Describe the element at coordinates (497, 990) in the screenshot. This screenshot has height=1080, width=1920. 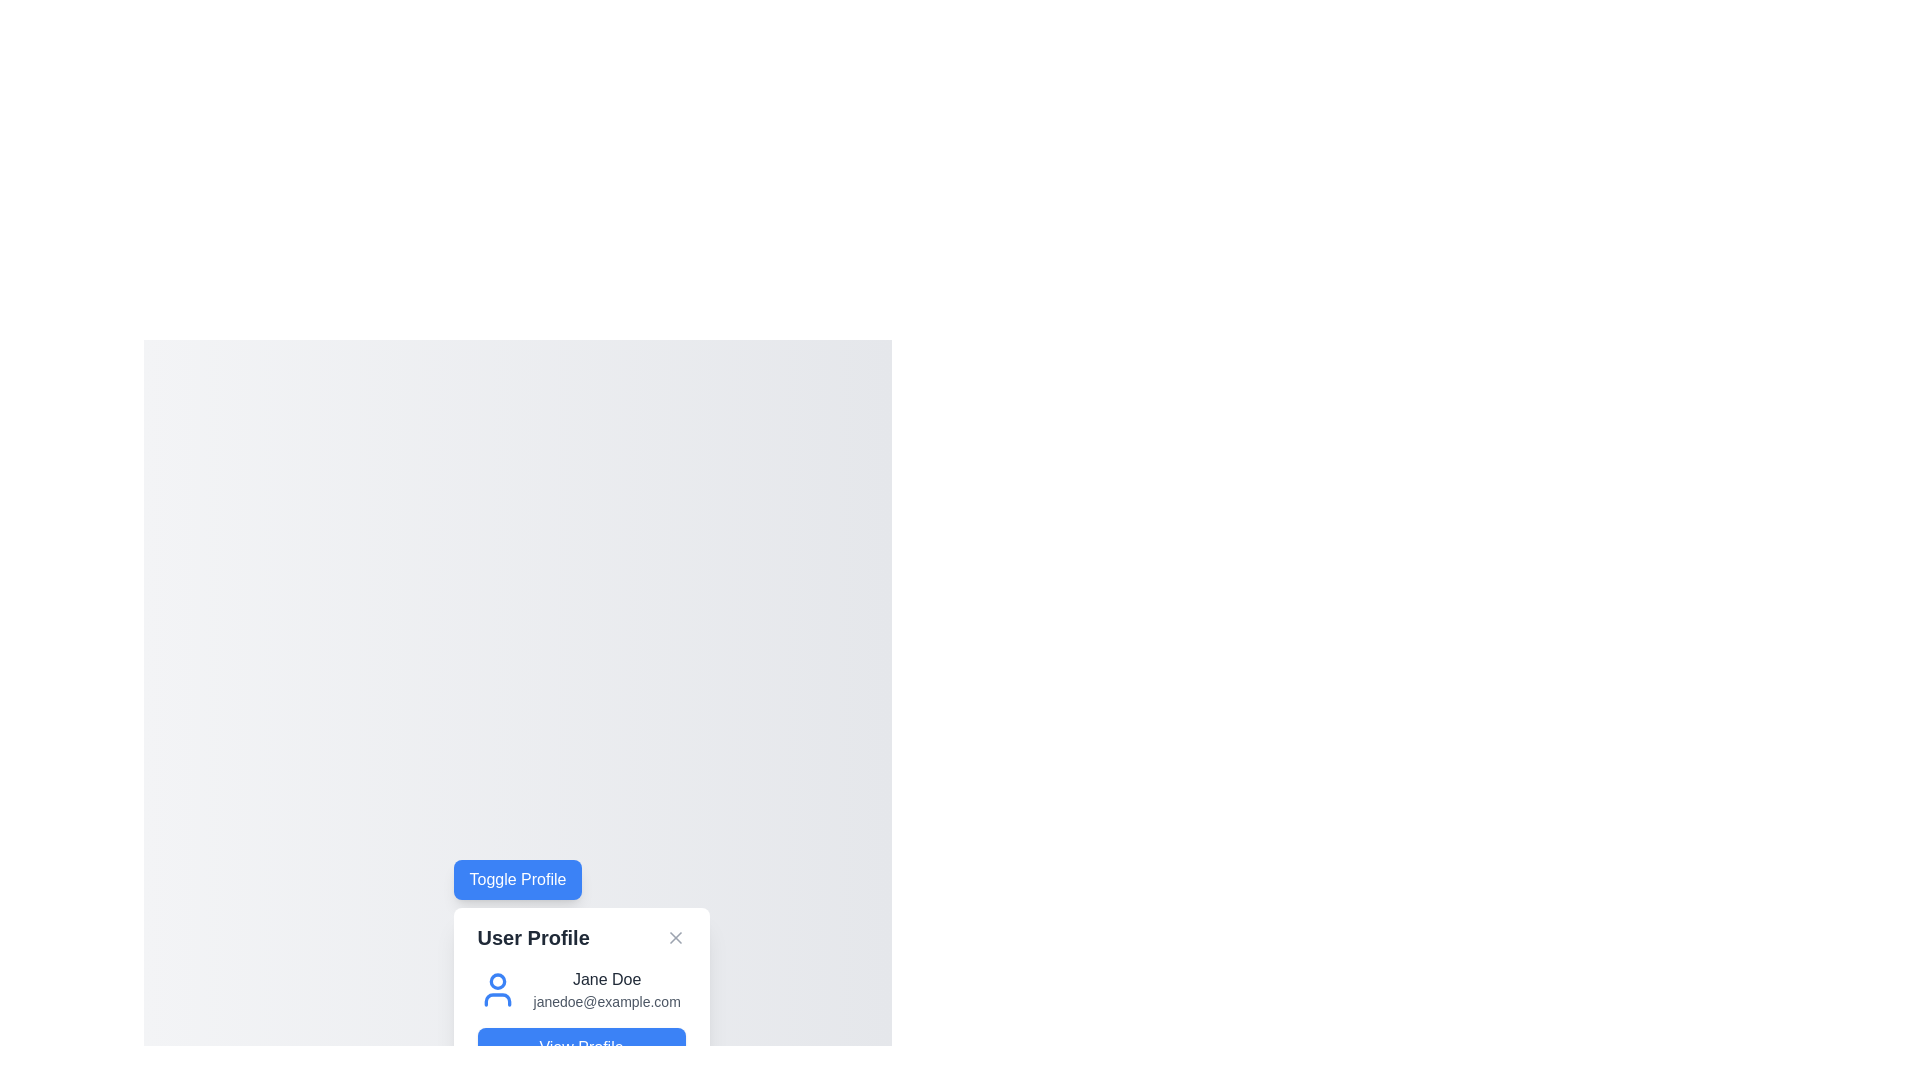
I see `the user profile icon located at the start of the horizontal segment containing the user's name and email, indicating user identity settings` at that location.